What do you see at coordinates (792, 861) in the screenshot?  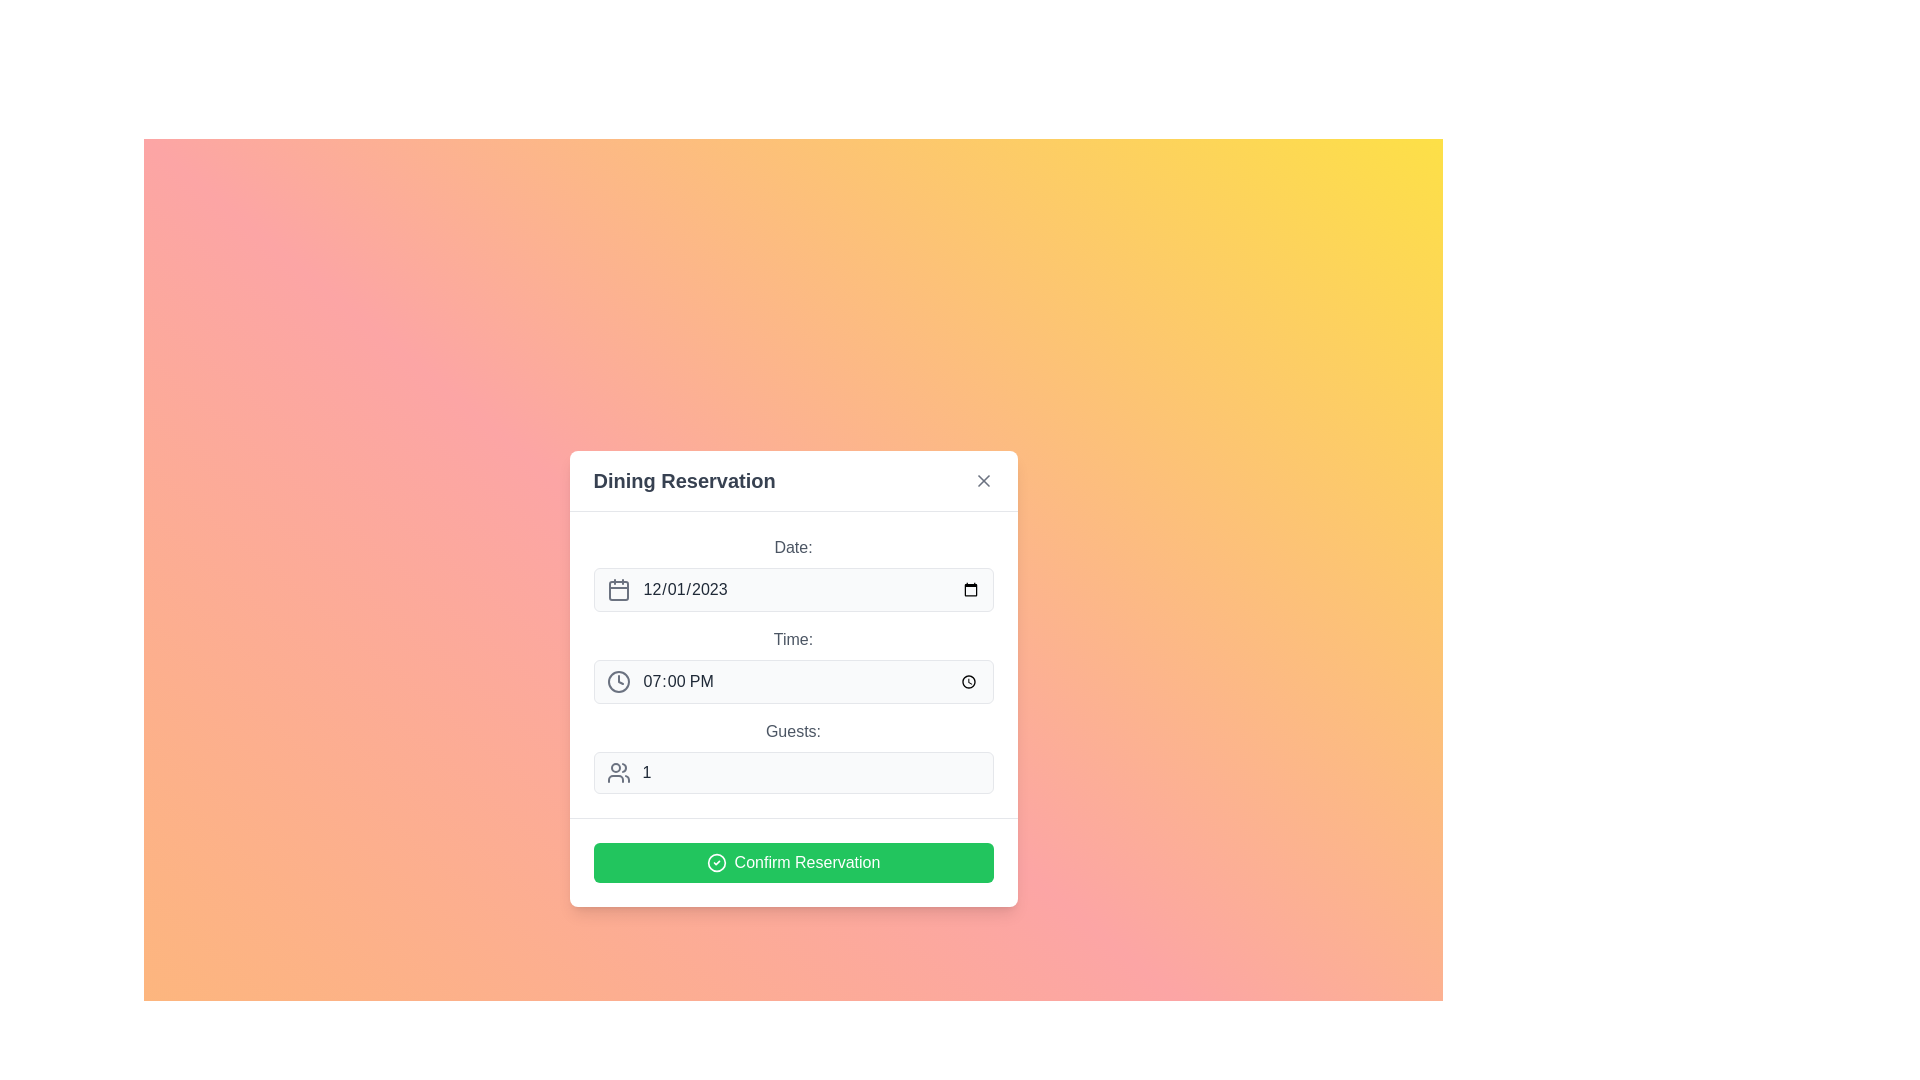 I see `the green button labeled 'Confirm Reservation' with a check-circle icon to confirm the reservation` at bounding box center [792, 861].